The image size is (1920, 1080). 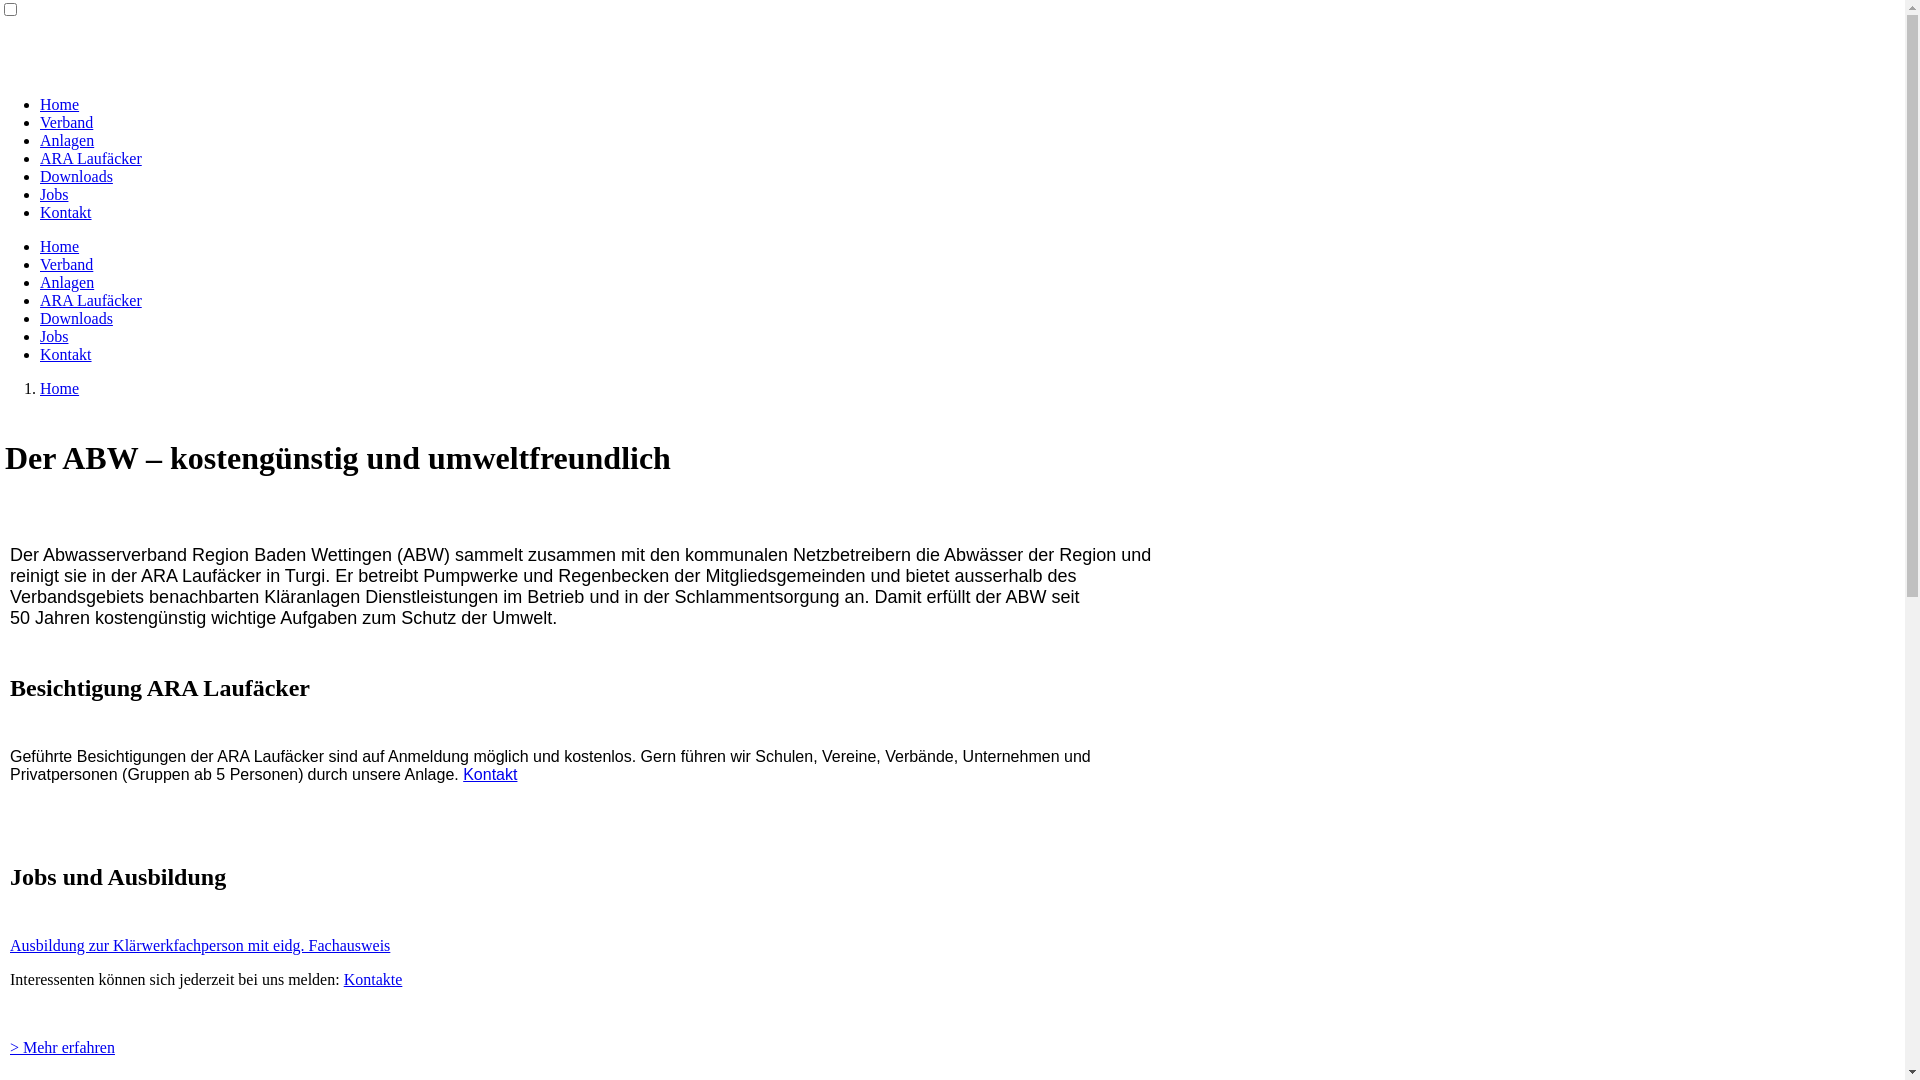 I want to click on 'Verband', so click(x=66, y=122).